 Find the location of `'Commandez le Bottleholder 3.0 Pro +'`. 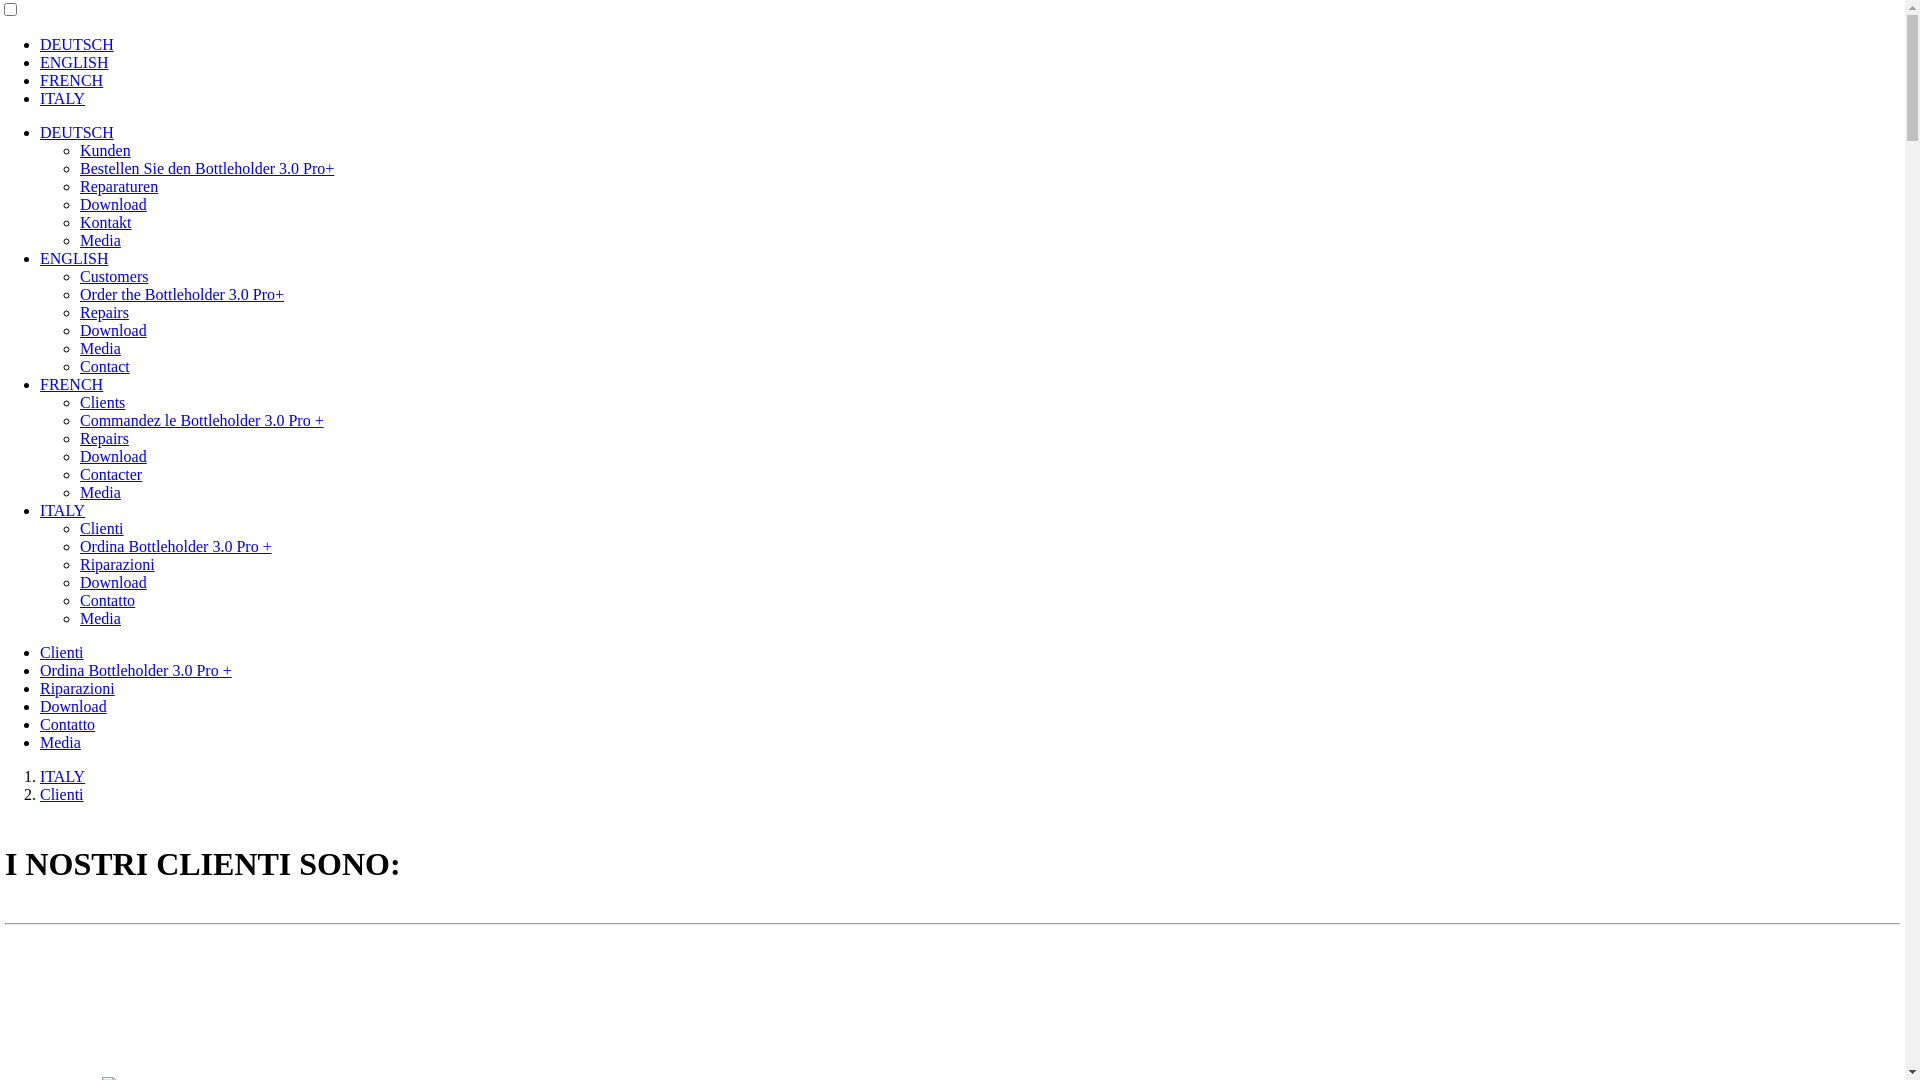

'Commandez le Bottleholder 3.0 Pro +' is located at coordinates (201, 419).